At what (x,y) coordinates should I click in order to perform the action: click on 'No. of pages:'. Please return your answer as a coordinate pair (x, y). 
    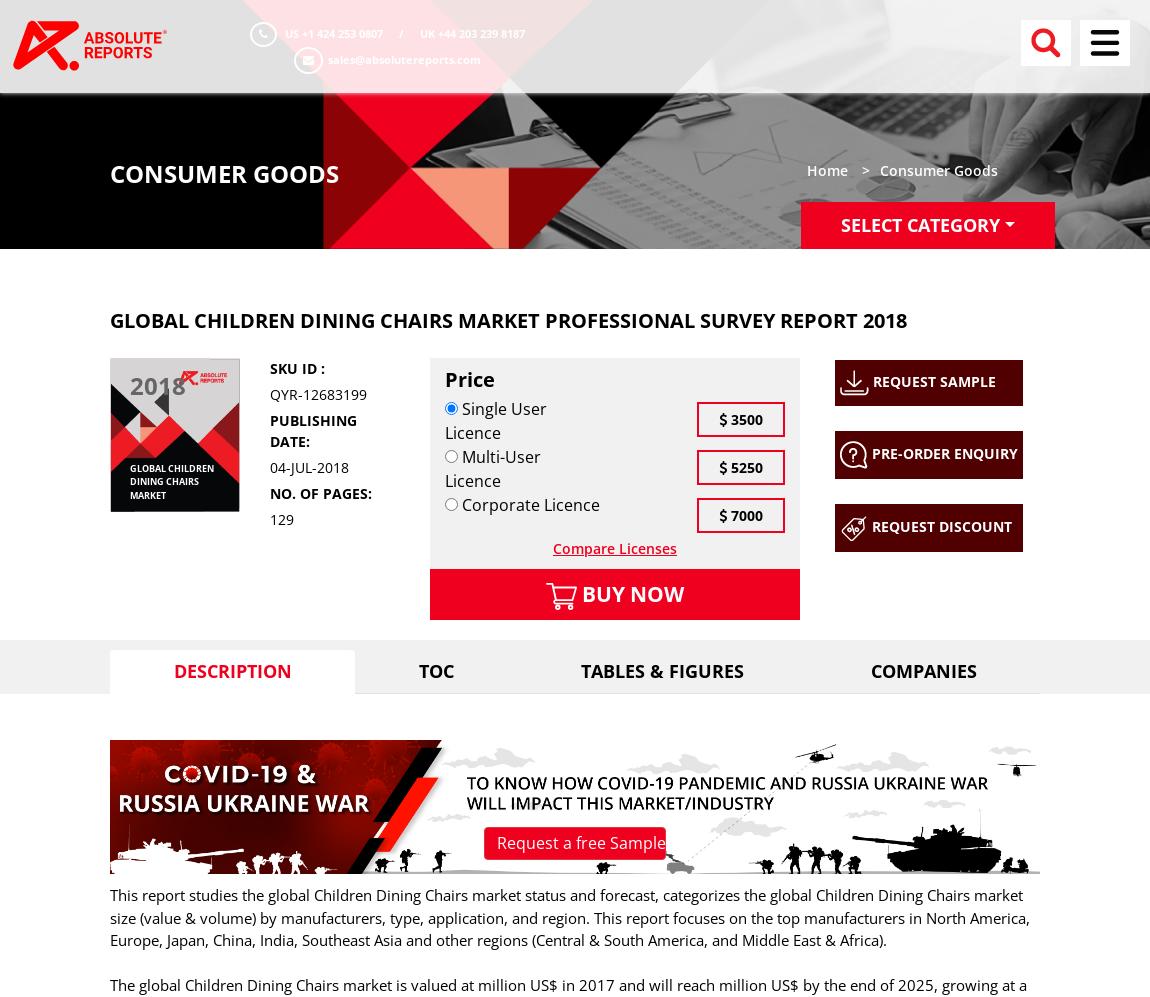
    Looking at the image, I should click on (320, 492).